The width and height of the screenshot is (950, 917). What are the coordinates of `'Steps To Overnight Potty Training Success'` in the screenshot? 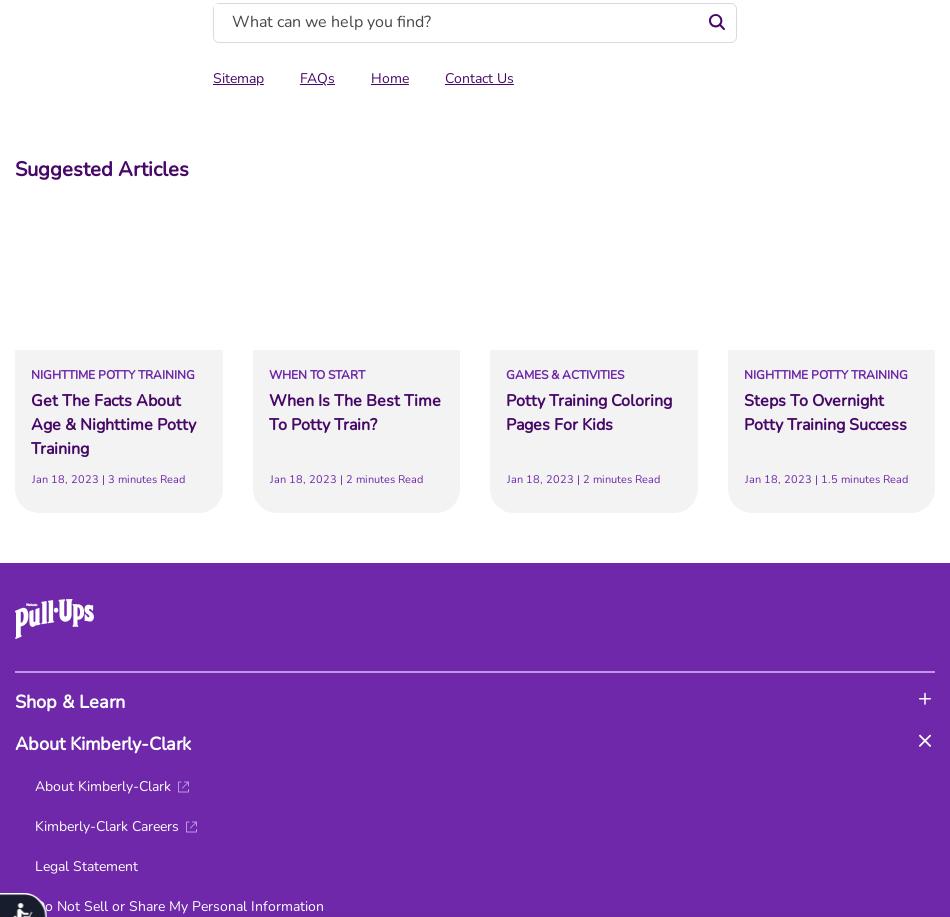 It's located at (823, 413).